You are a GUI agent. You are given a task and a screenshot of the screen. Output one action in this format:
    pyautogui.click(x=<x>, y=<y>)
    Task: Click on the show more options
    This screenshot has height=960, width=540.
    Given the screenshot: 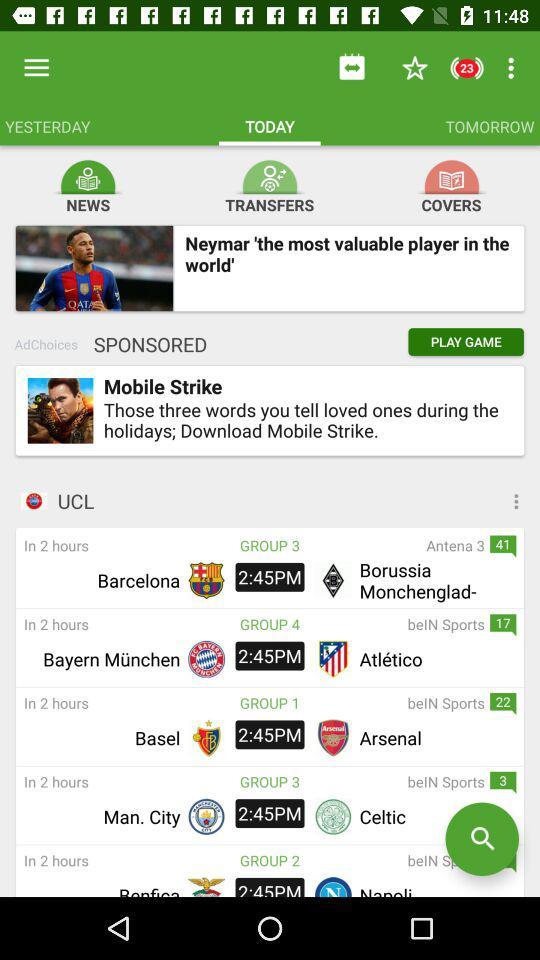 What is the action you would take?
    pyautogui.click(x=441, y=500)
    